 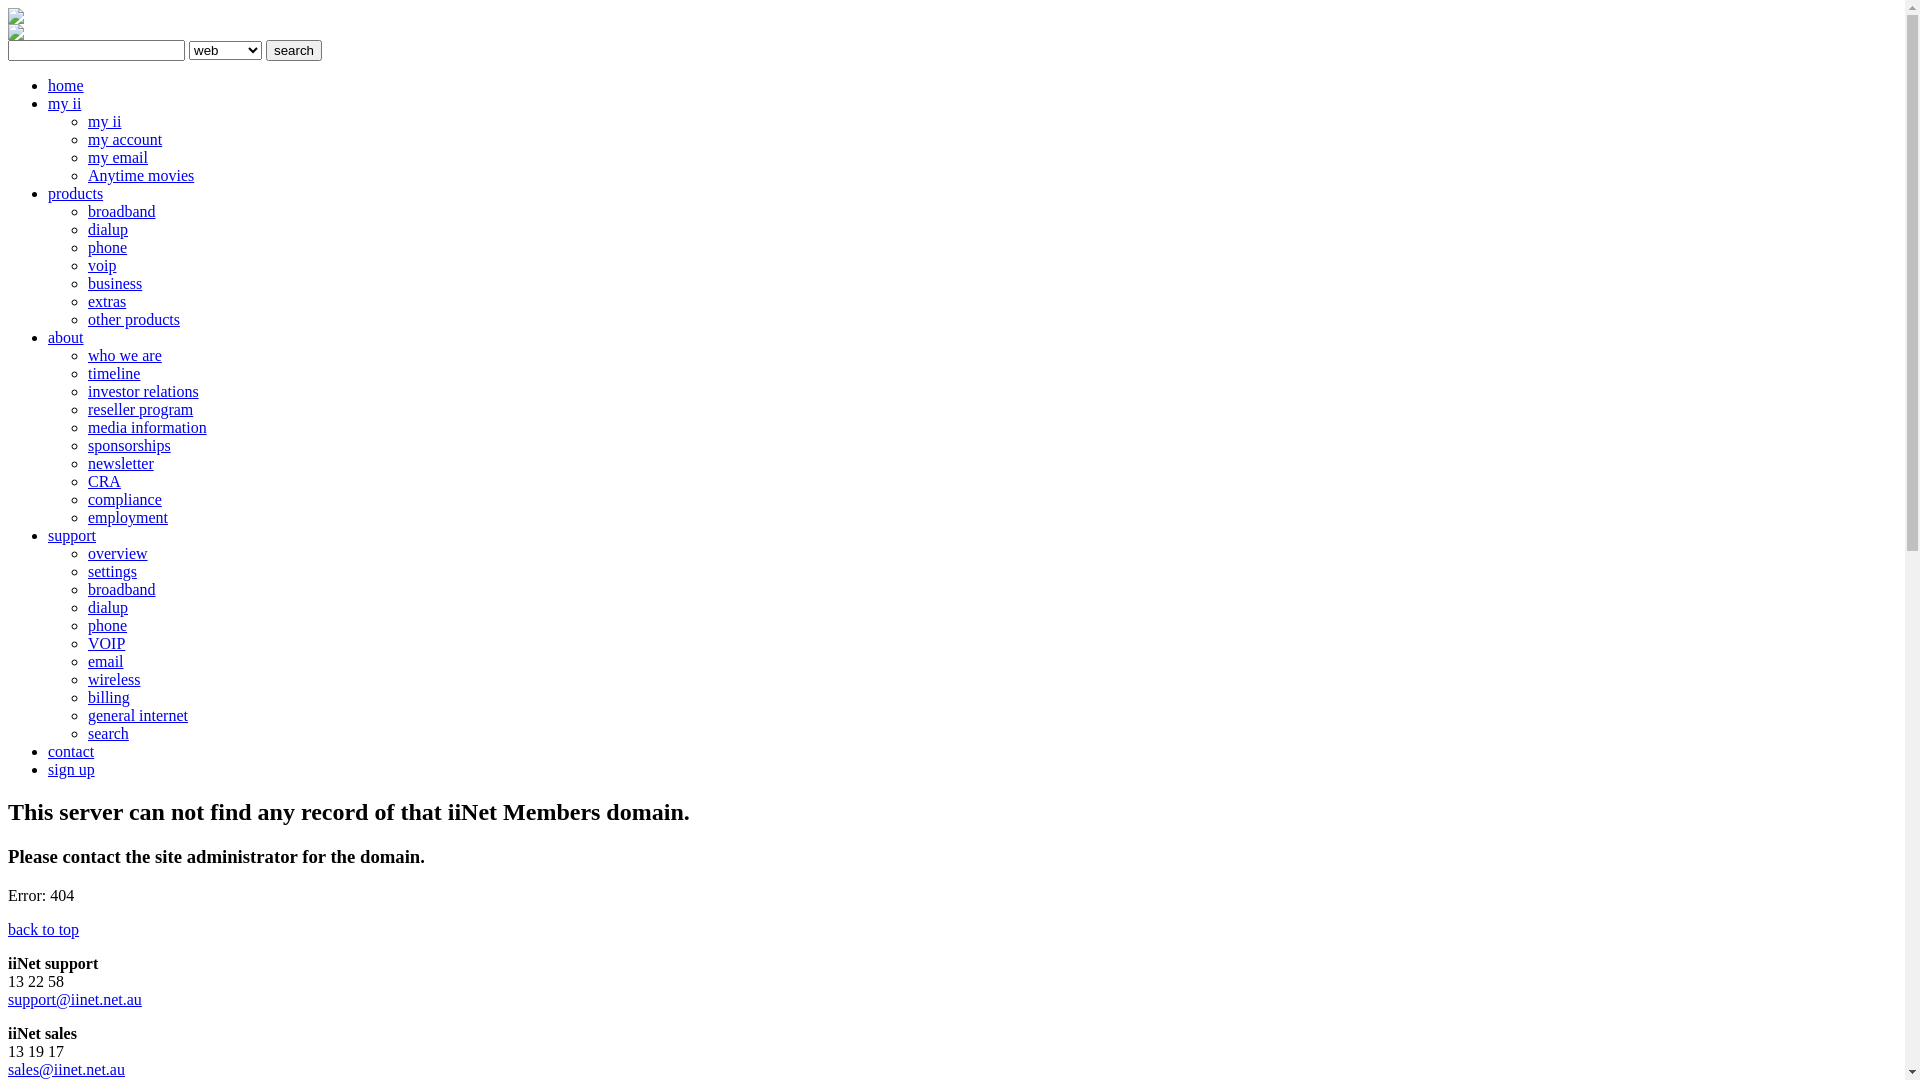 What do you see at coordinates (123, 498) in the screenshot?
I see `'compliance'` at bounding box center [123, 498].